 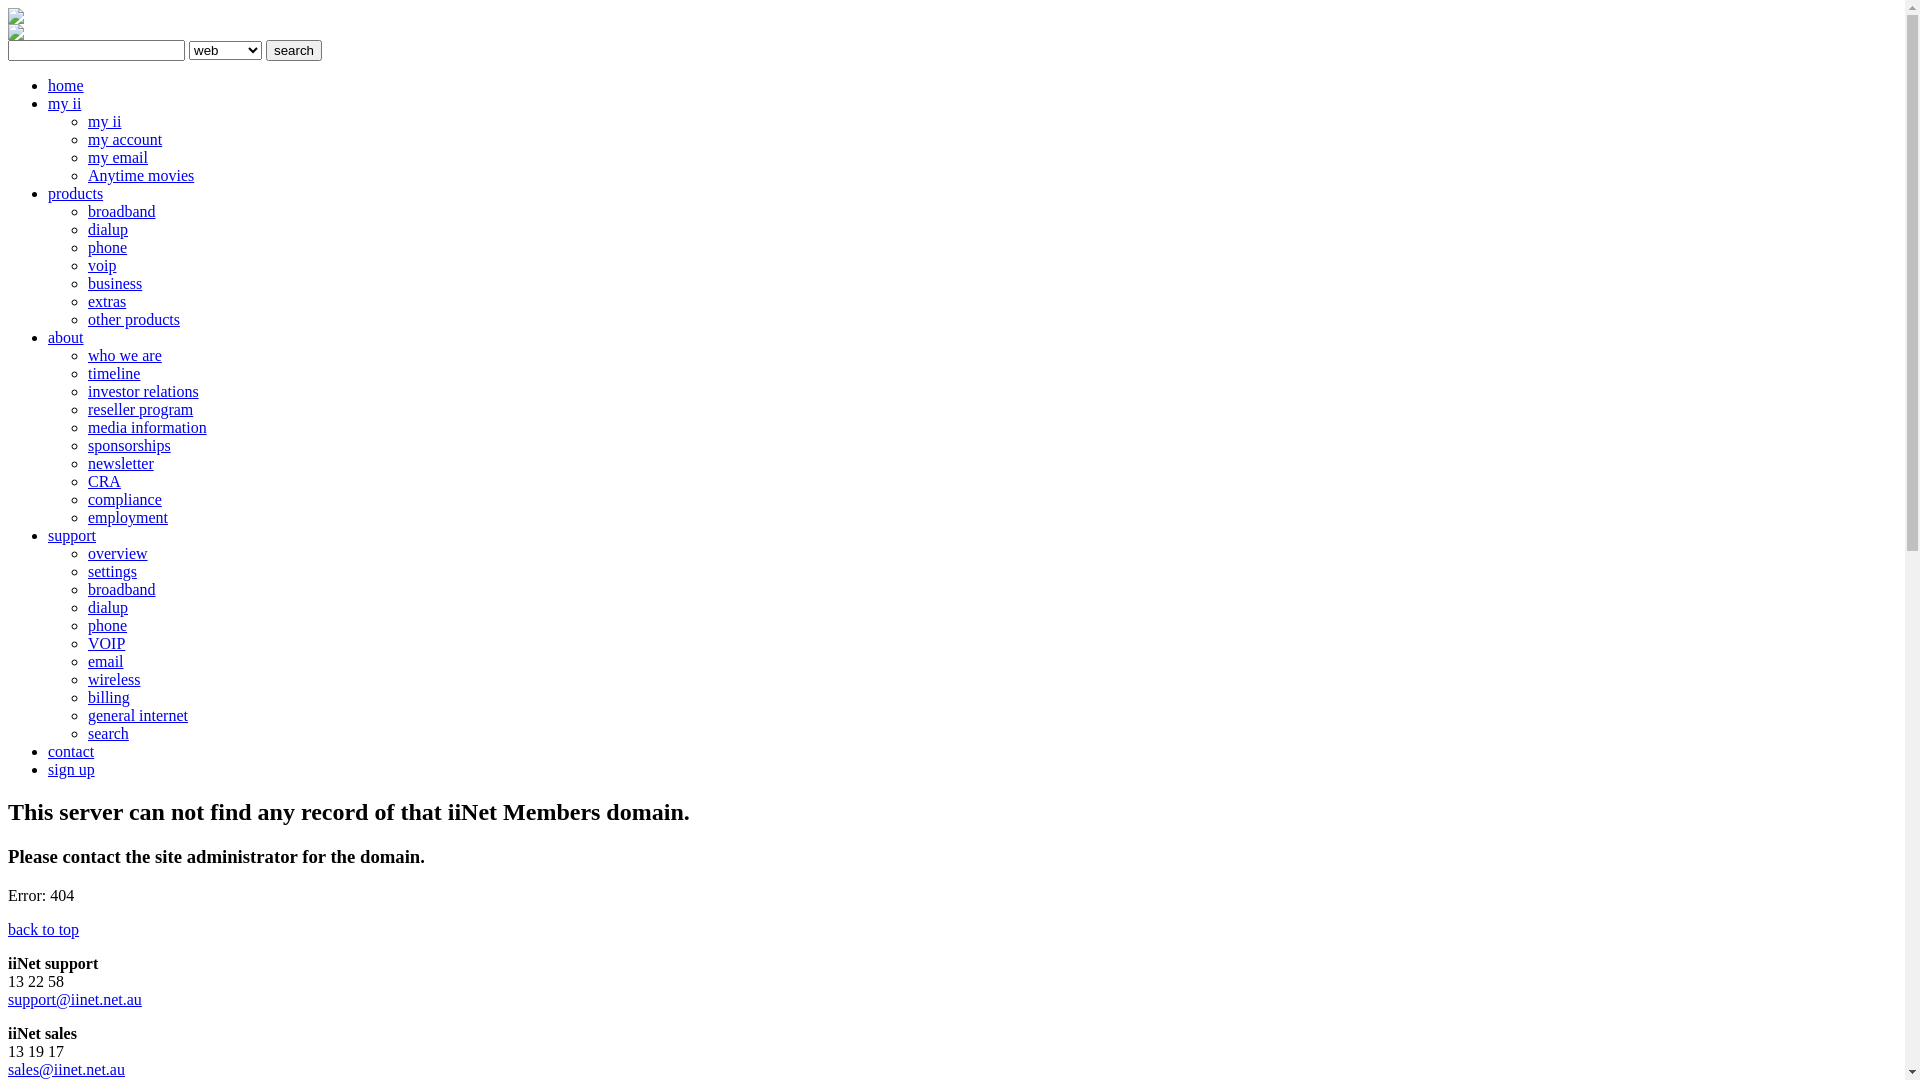 What do you see at coordinates (123, 498) in the screenshot?
I see `'compliance'` at bounding box center [123, 498].